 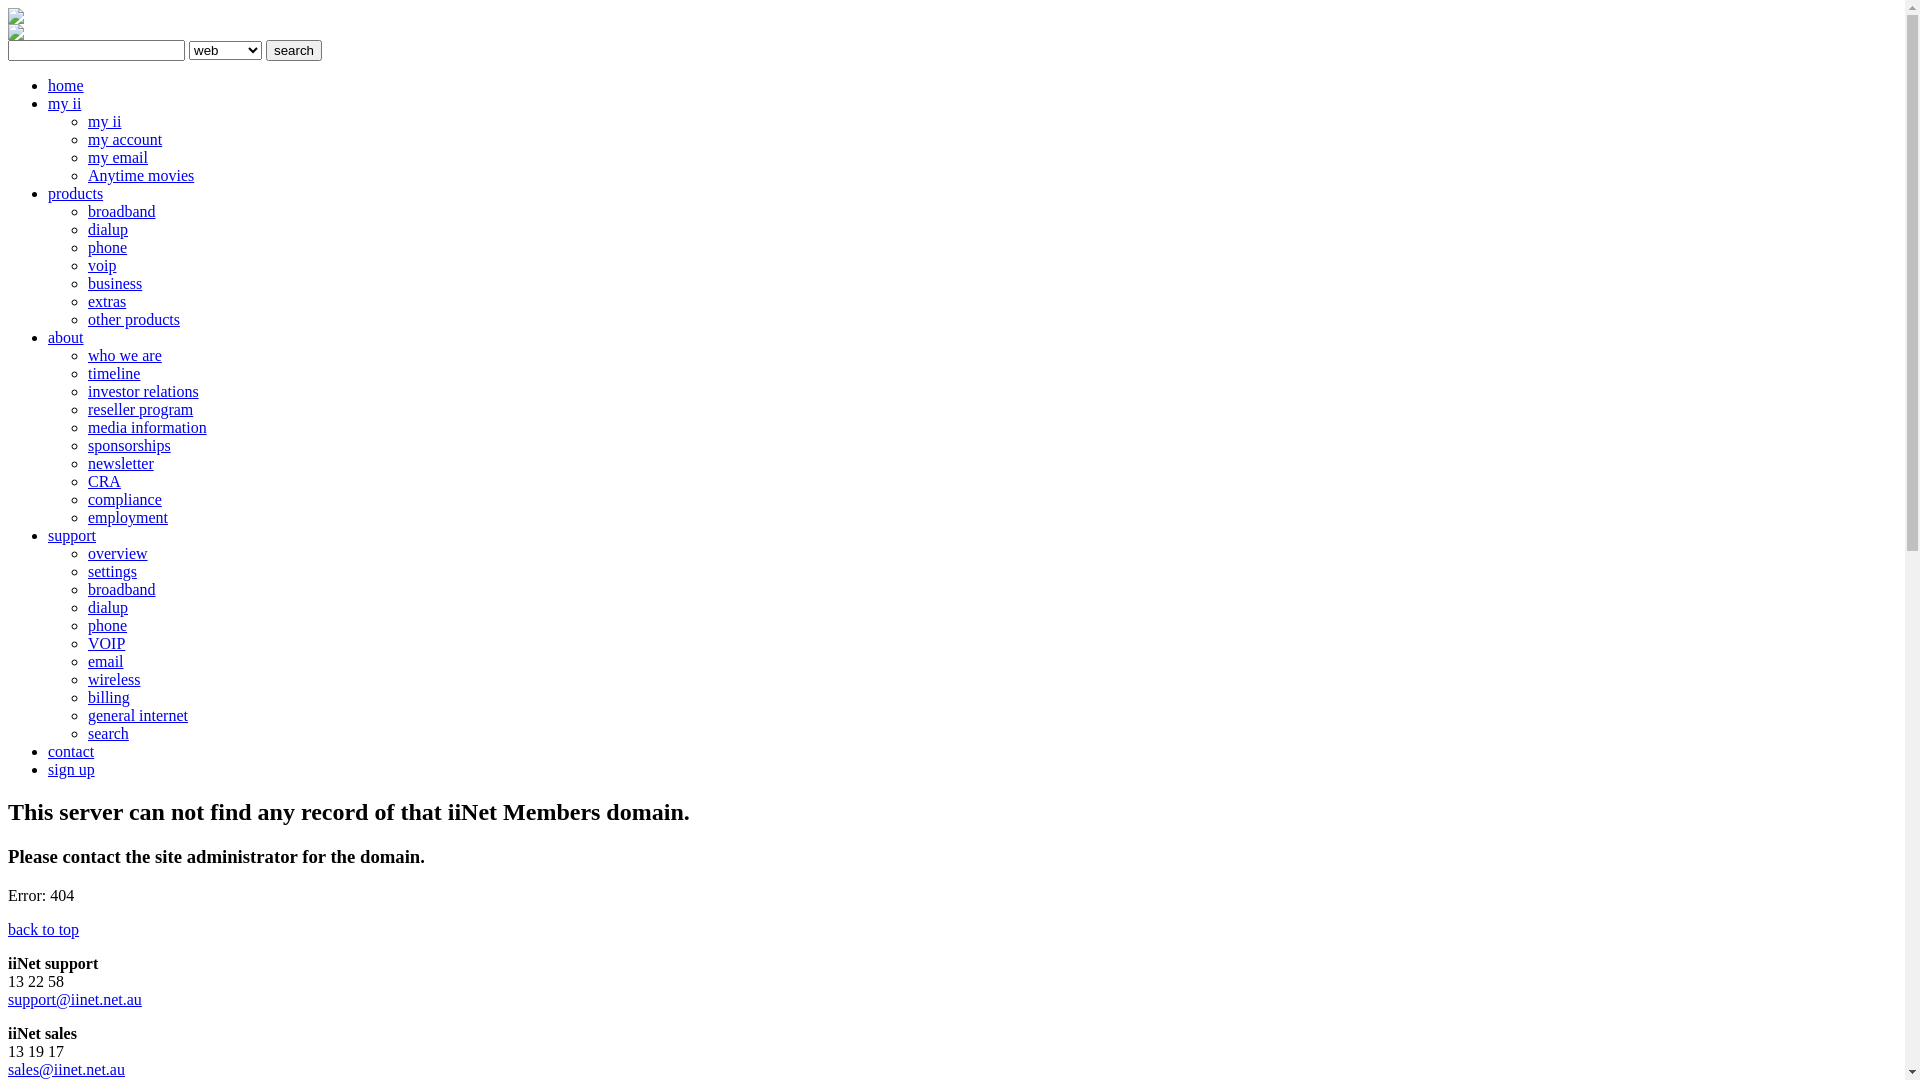 What do you see at coordinates (123, 498) in the screenshot?
I see `'compliance'` at bounding box center [123, 498].